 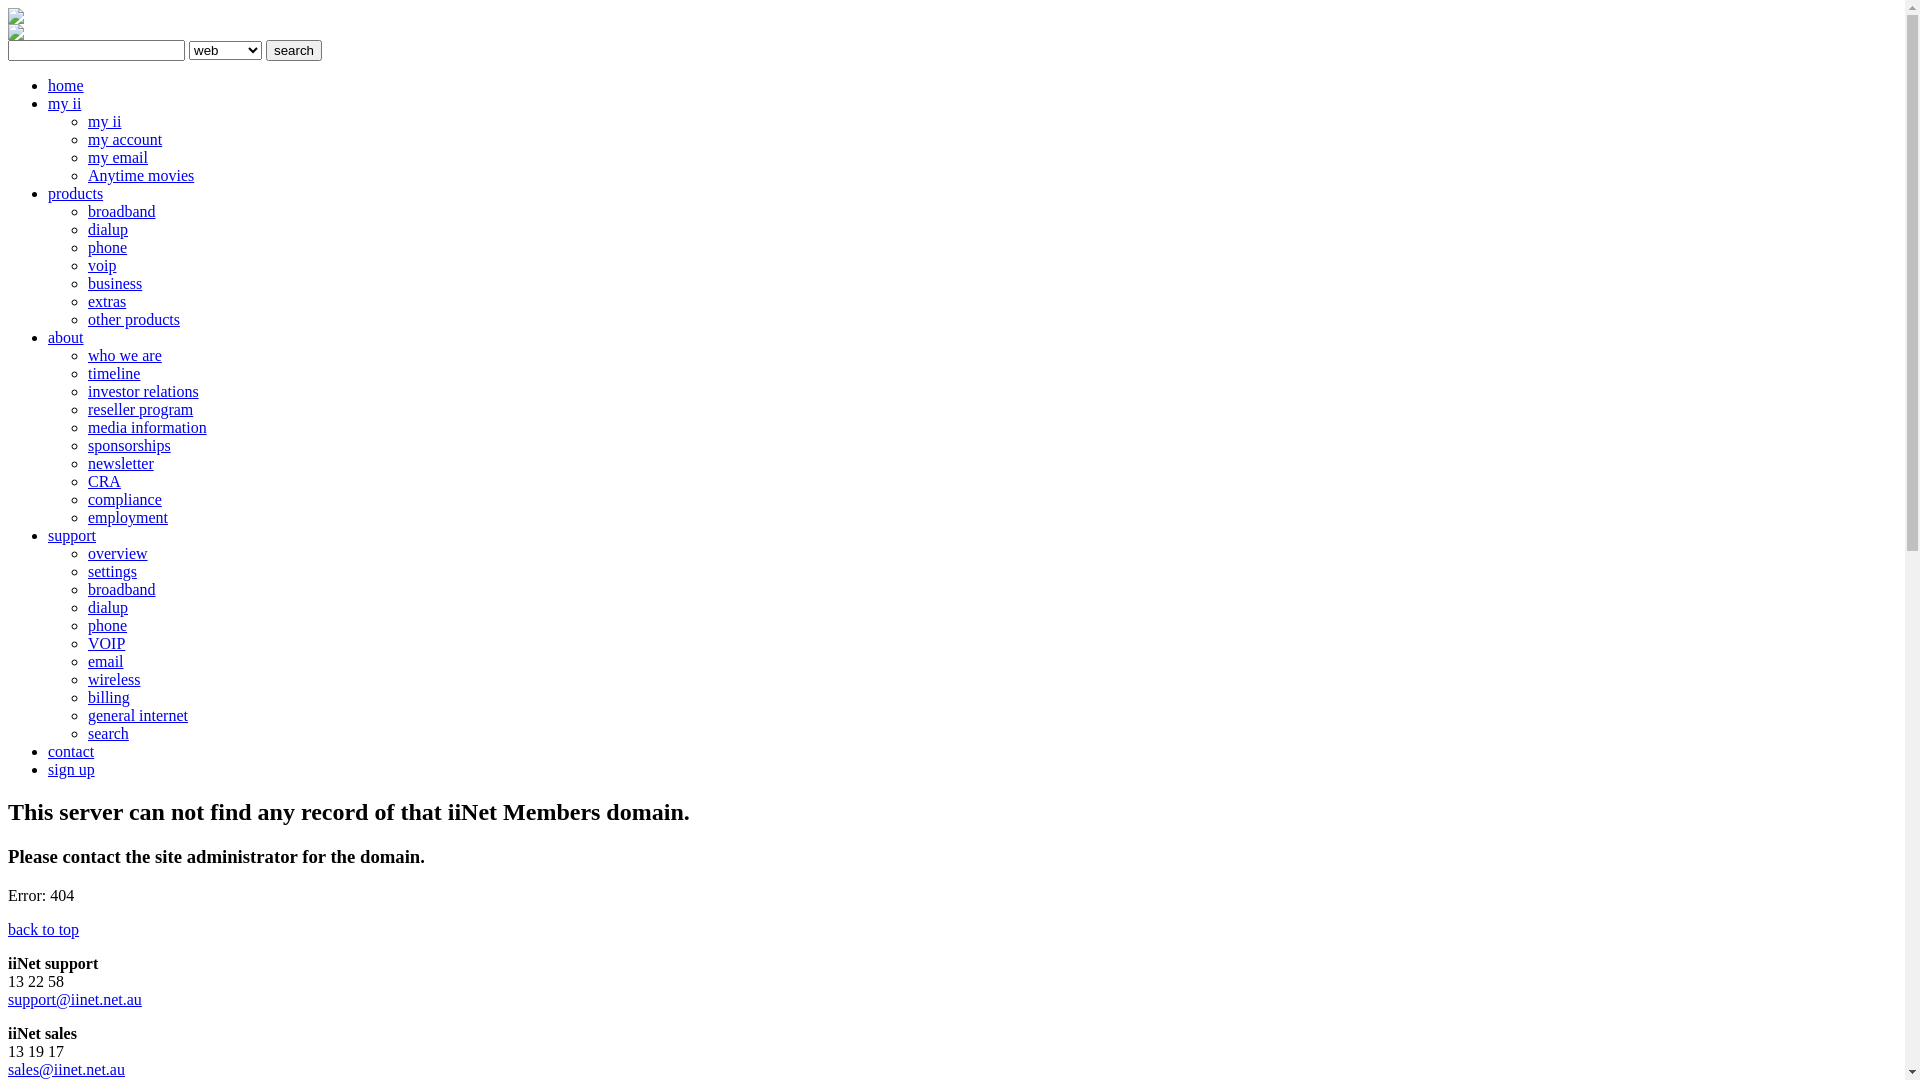 What do you see at coordinates (123, 498) in the screenshot?
I see `'compliance'` at bounding box center [123, 498].